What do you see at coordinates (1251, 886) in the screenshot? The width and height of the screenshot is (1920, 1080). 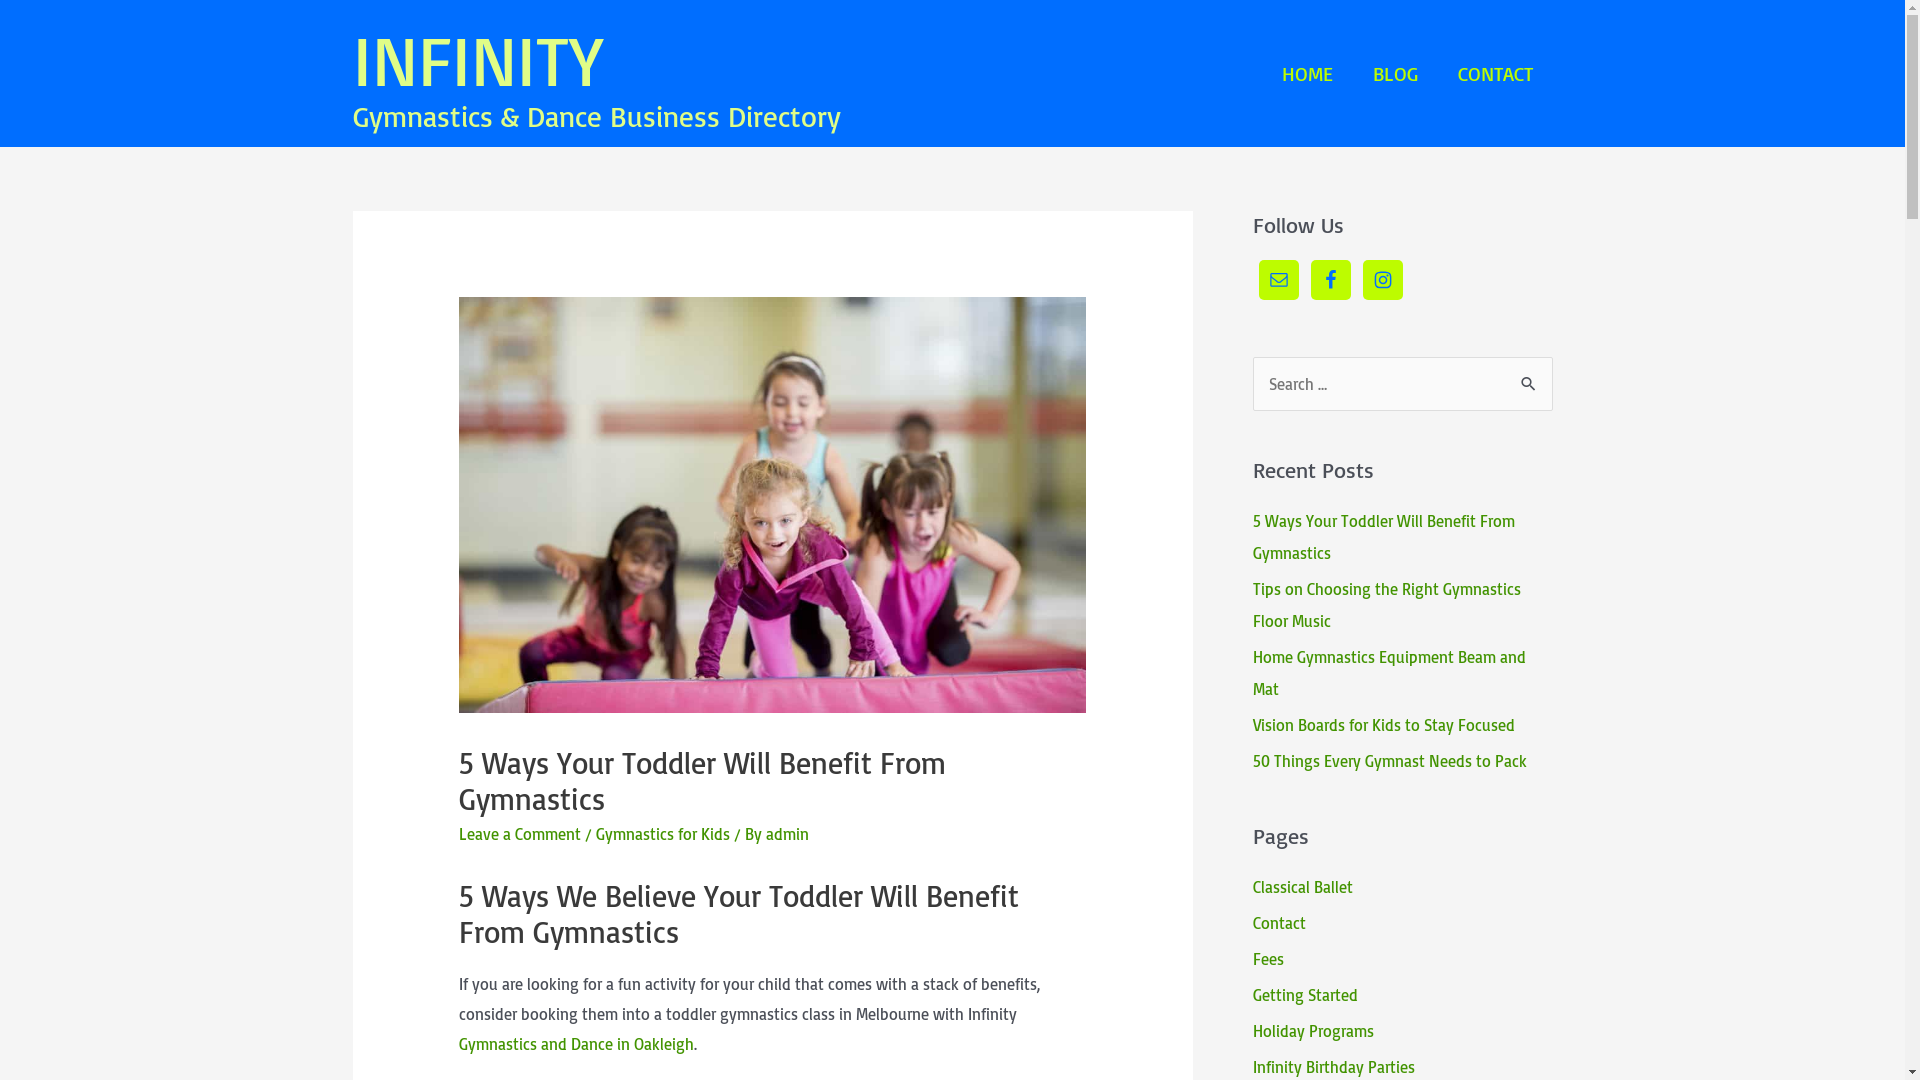 I see `'Classical Ballet'` at bounding box center [1251, 886].